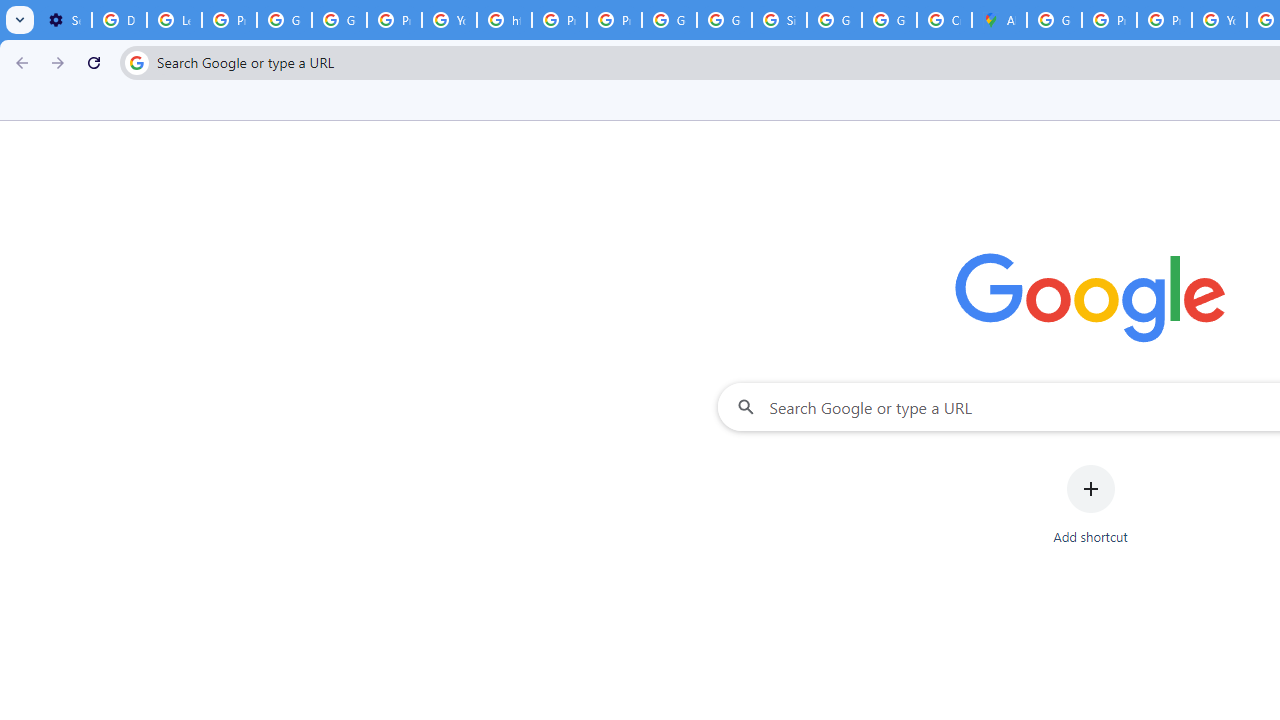  What do you see at coordinates (448, 20) in the screenshot?
I see `'YouTube'` at bounding box center [448, 20].